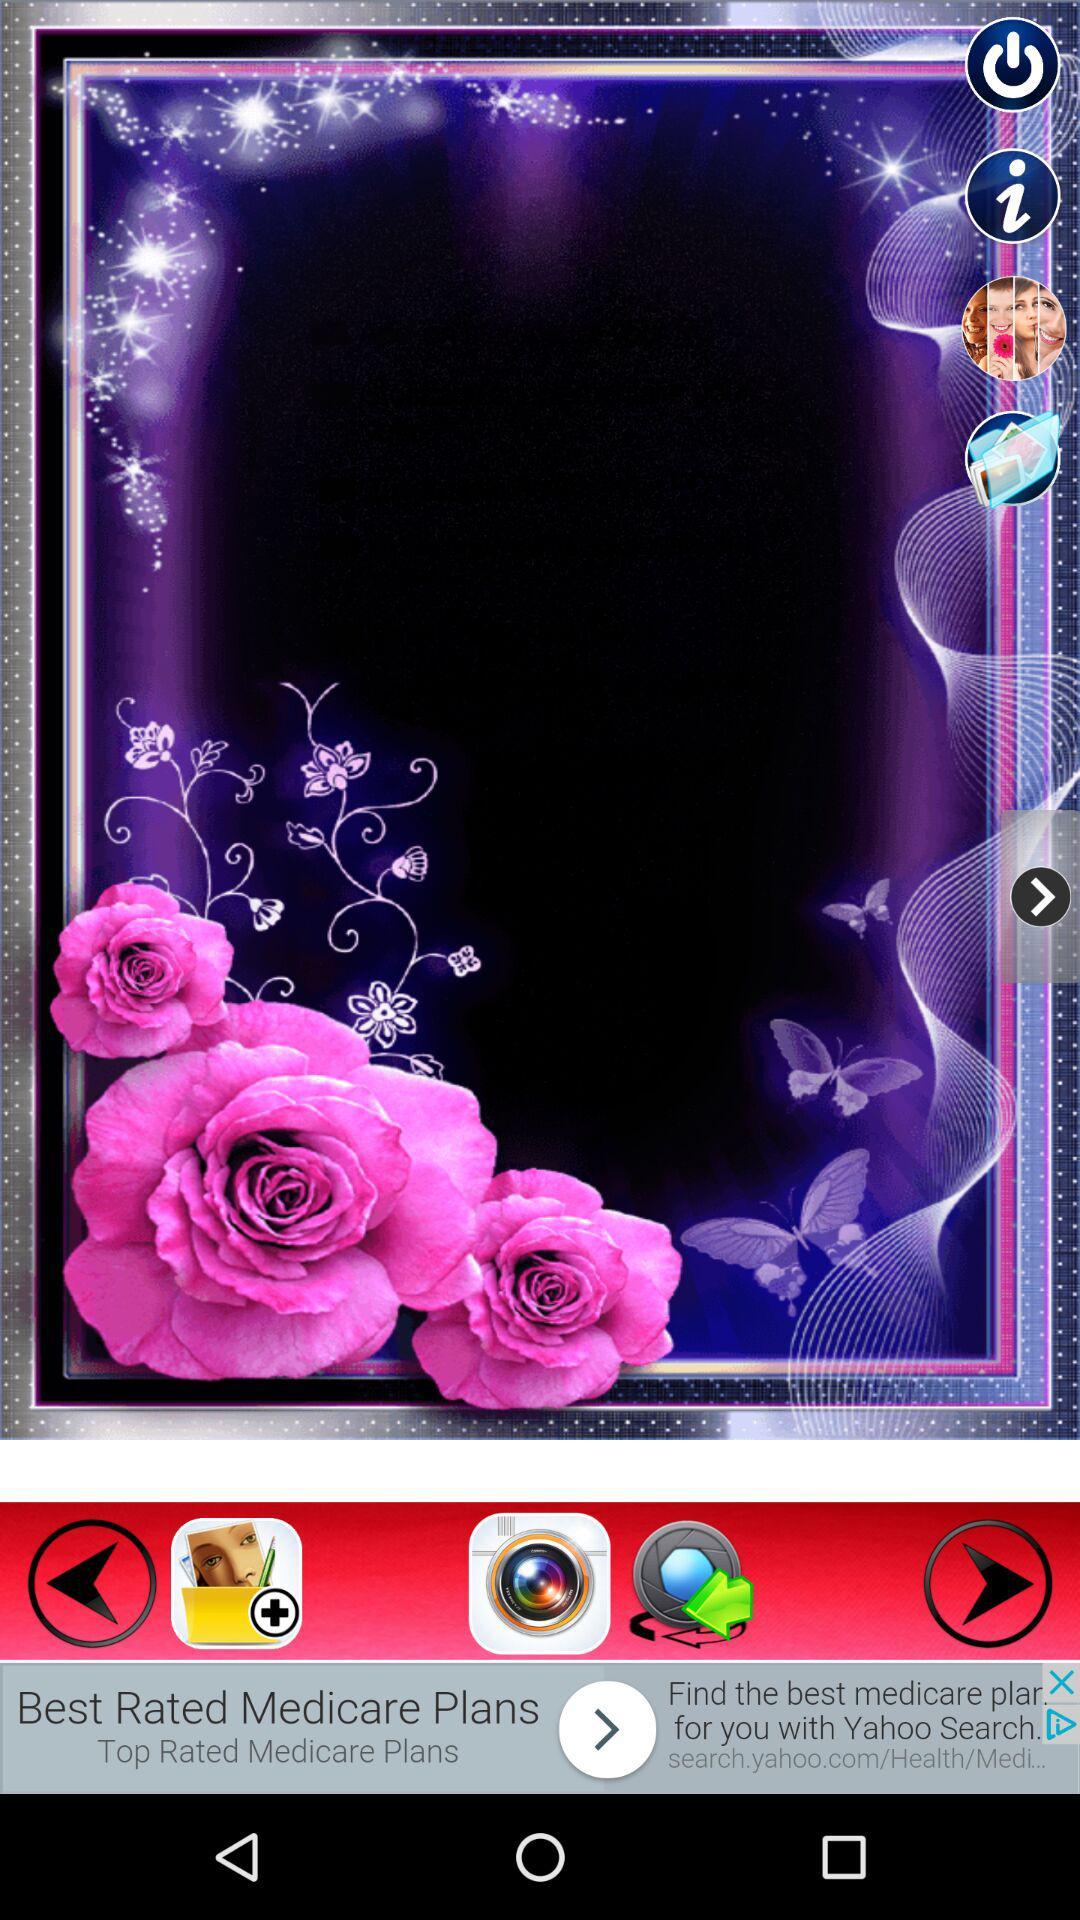  Describe the element at coordinates (987, 1582) in the screenshot. I see `next option` at that location.